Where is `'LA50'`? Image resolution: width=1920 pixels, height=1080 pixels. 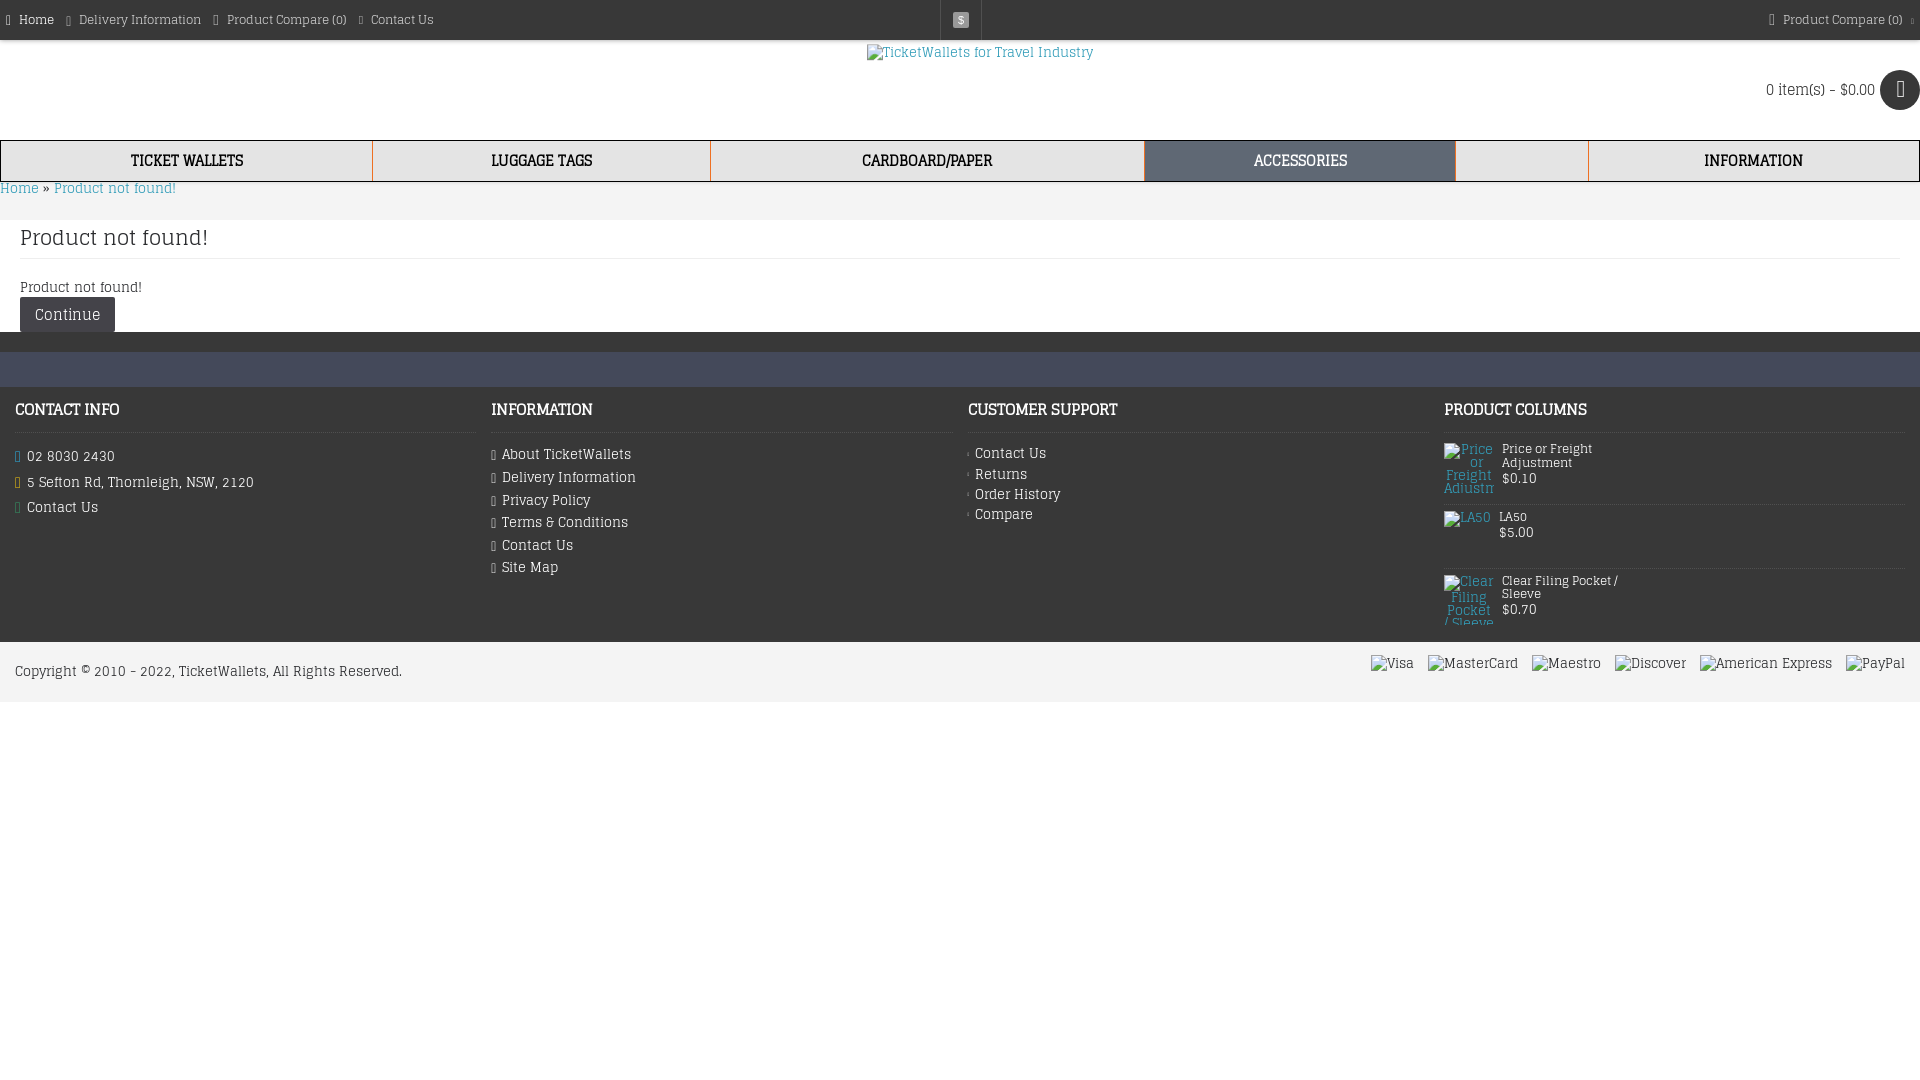
'LA50' is located at coordinates (1467, 533).